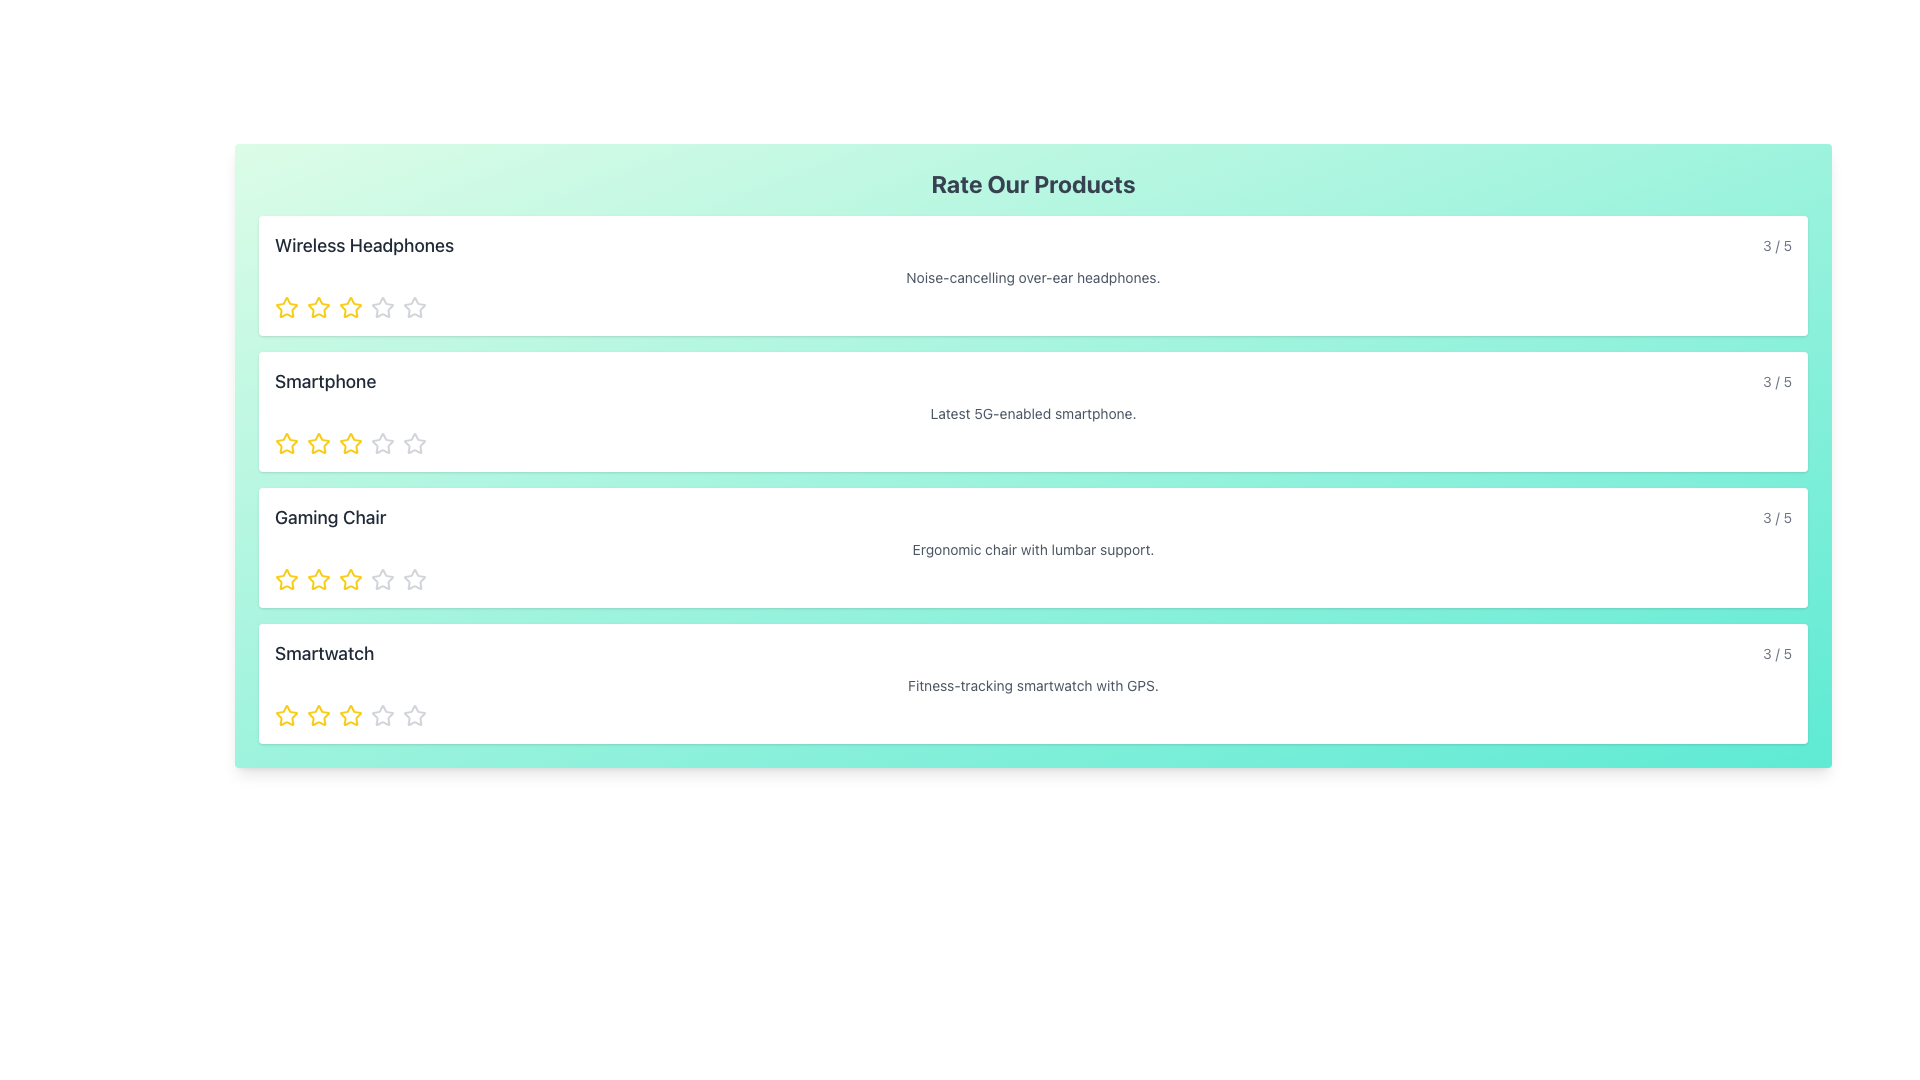  Describe the element at coordinates (317, 714) in the screenshot. I see `the star icon for rating associated with the 'Smartwatch' row` at that location.